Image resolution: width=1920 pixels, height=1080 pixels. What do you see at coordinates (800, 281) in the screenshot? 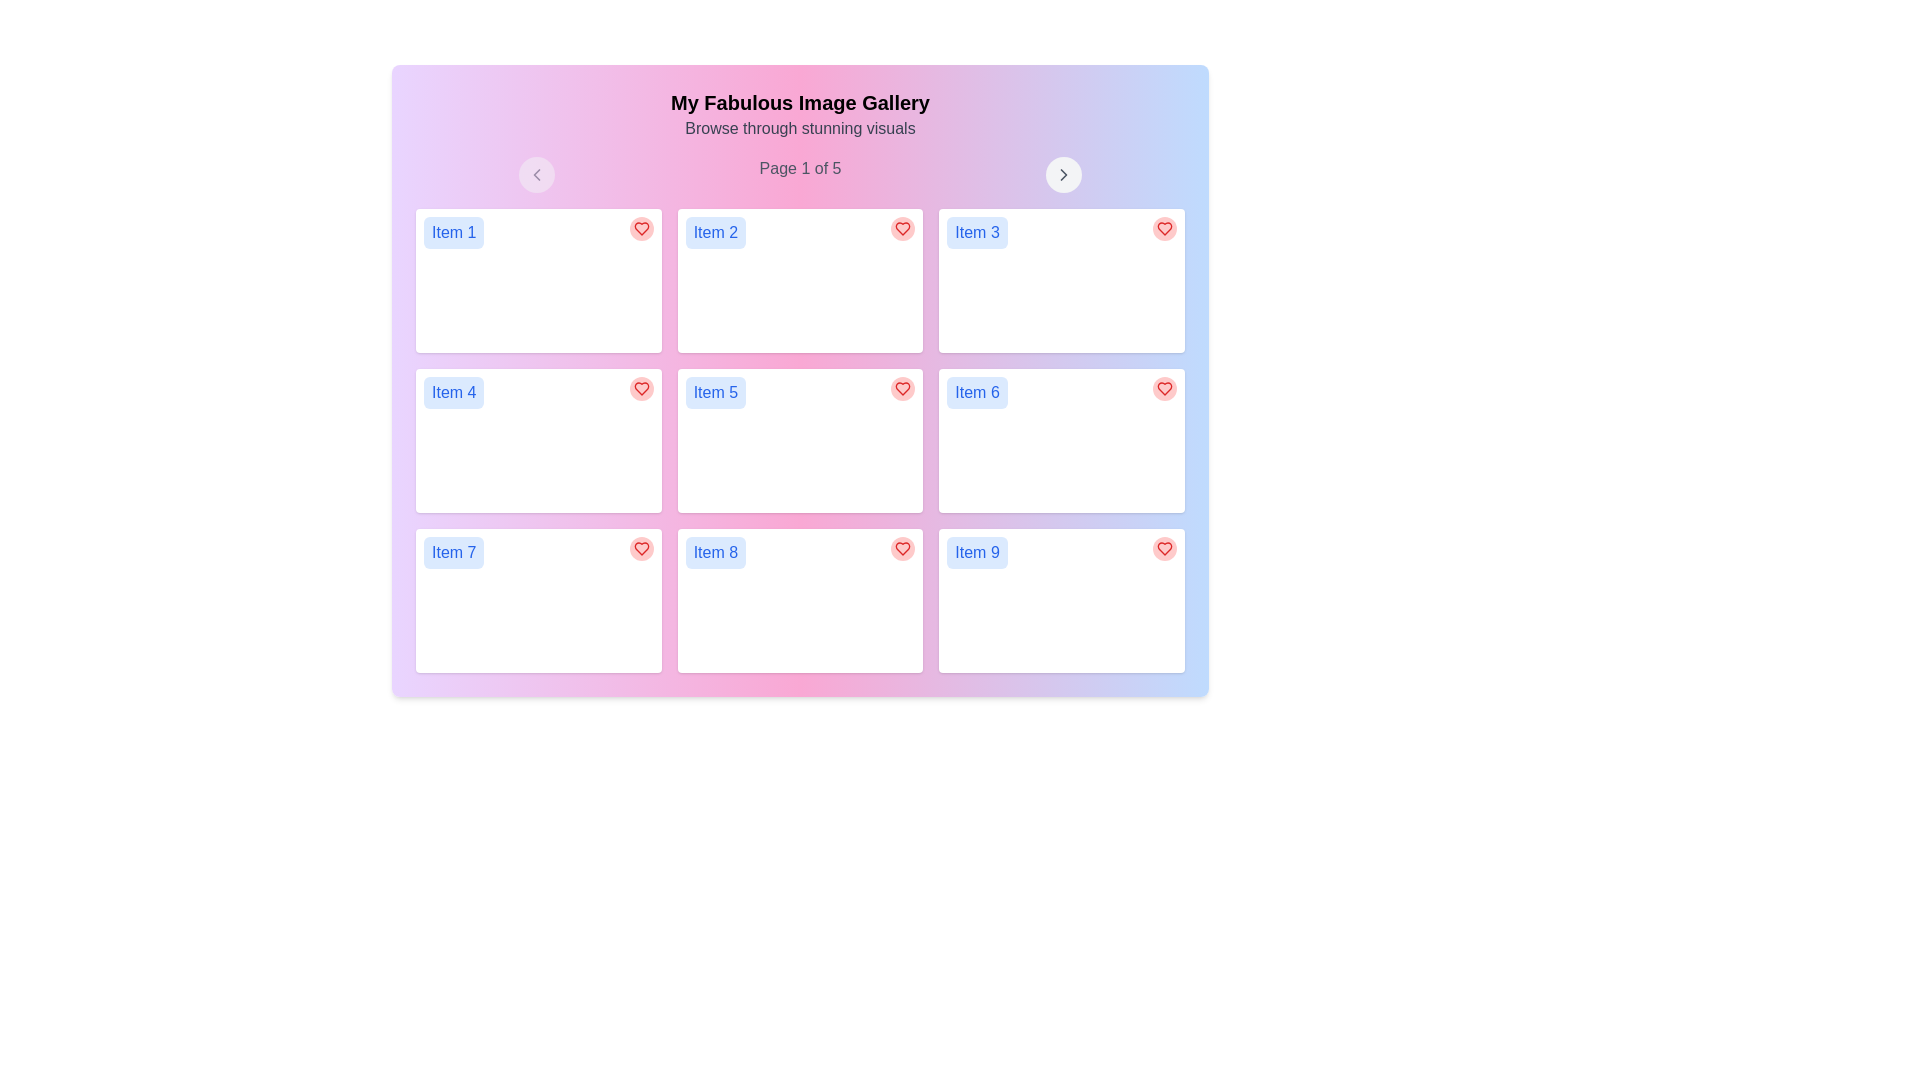
I see `the second card in a 3-column grid layout that has a white background and contains the text 'Item 2' with a blue background in the top-left corner and a circular red heart button in the top-right corner` at bounding box center [800, 281].